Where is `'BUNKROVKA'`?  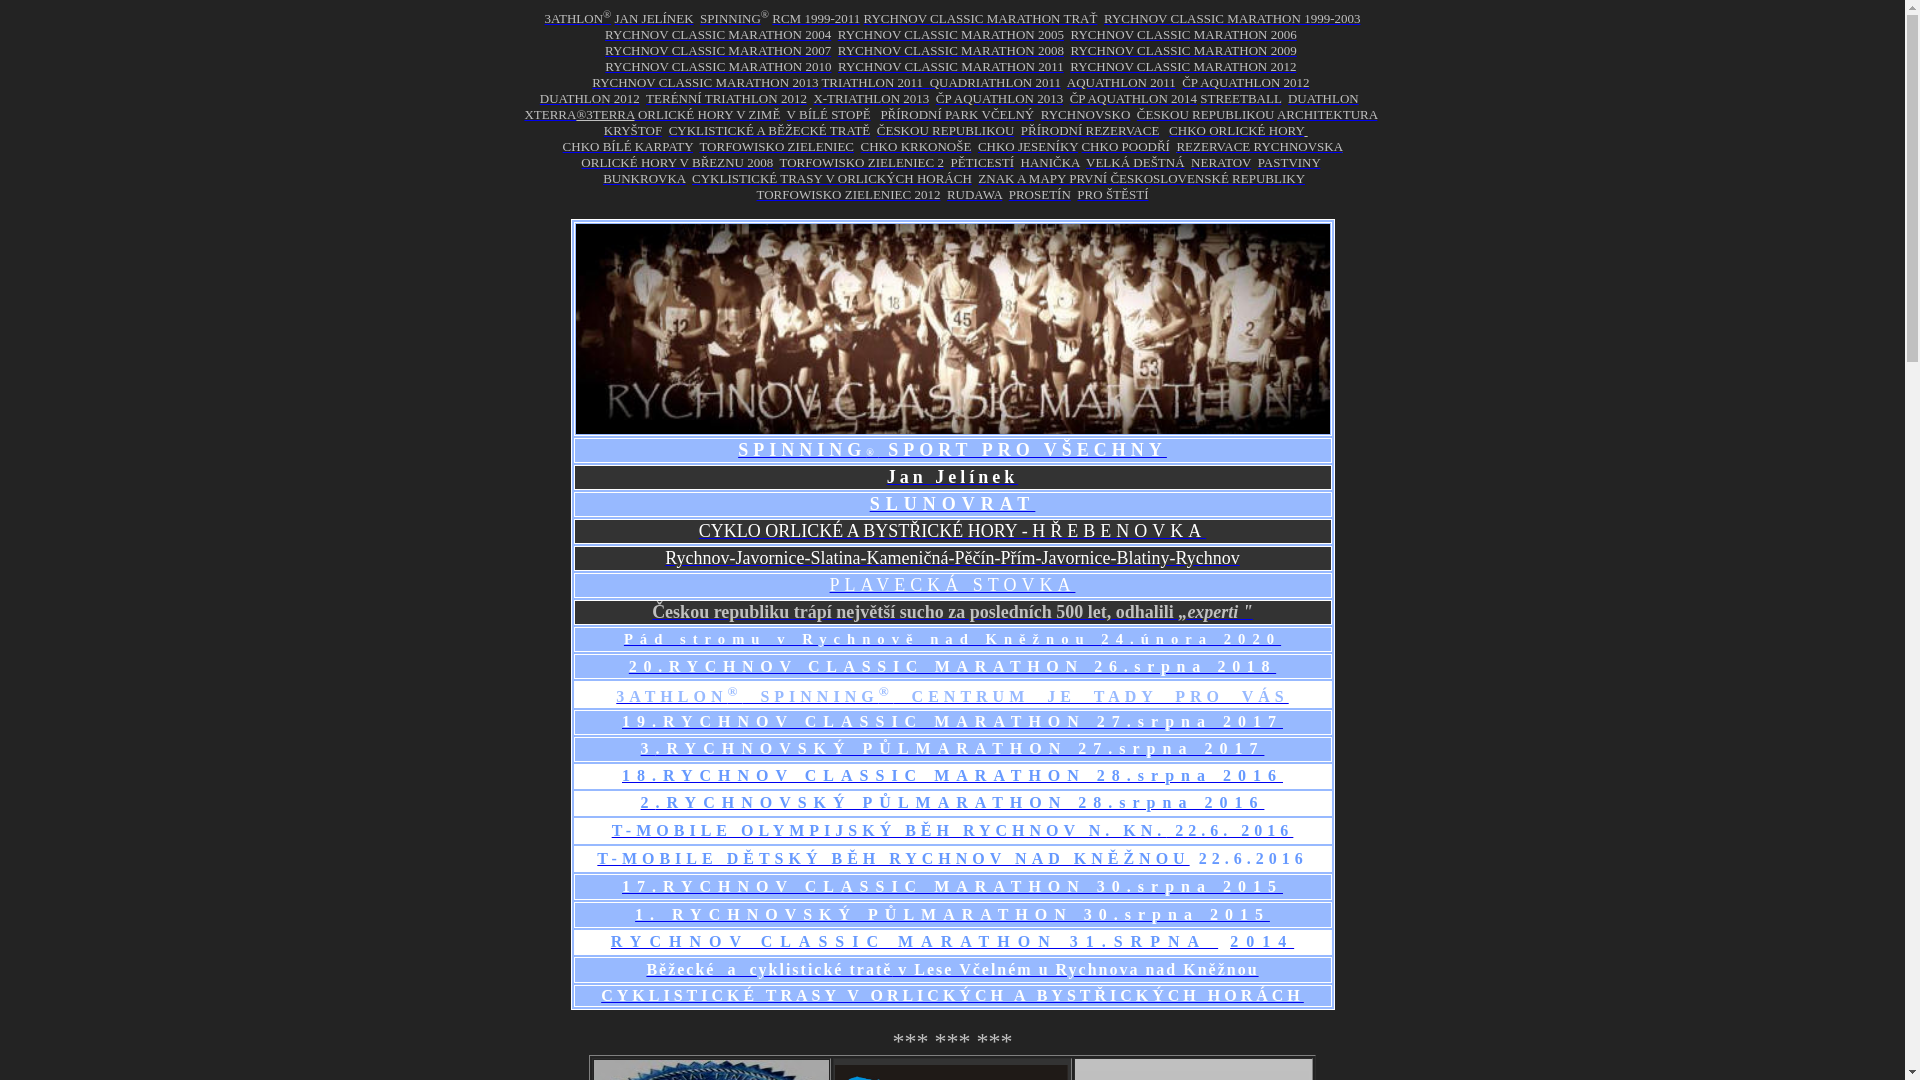
'BUNKROVKA' is located at coordinates (643, 177).